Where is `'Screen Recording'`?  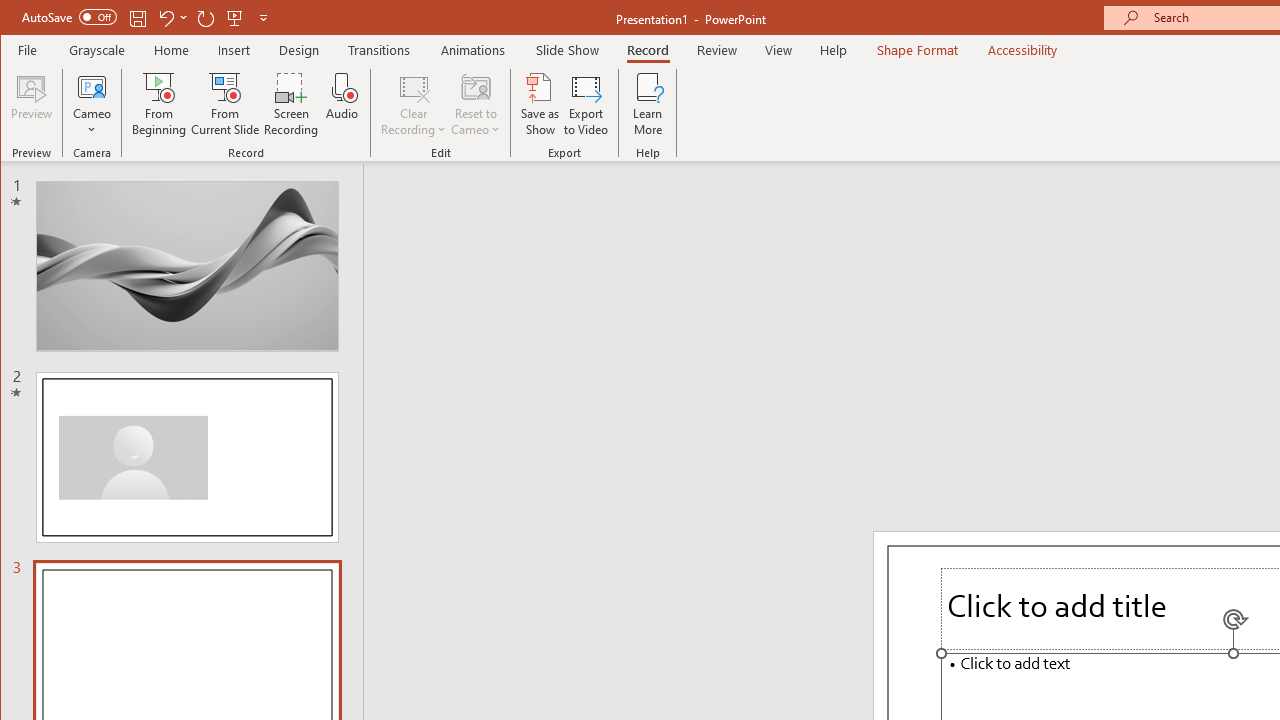 'Screen Recording' is located at coordinates (290, 104).